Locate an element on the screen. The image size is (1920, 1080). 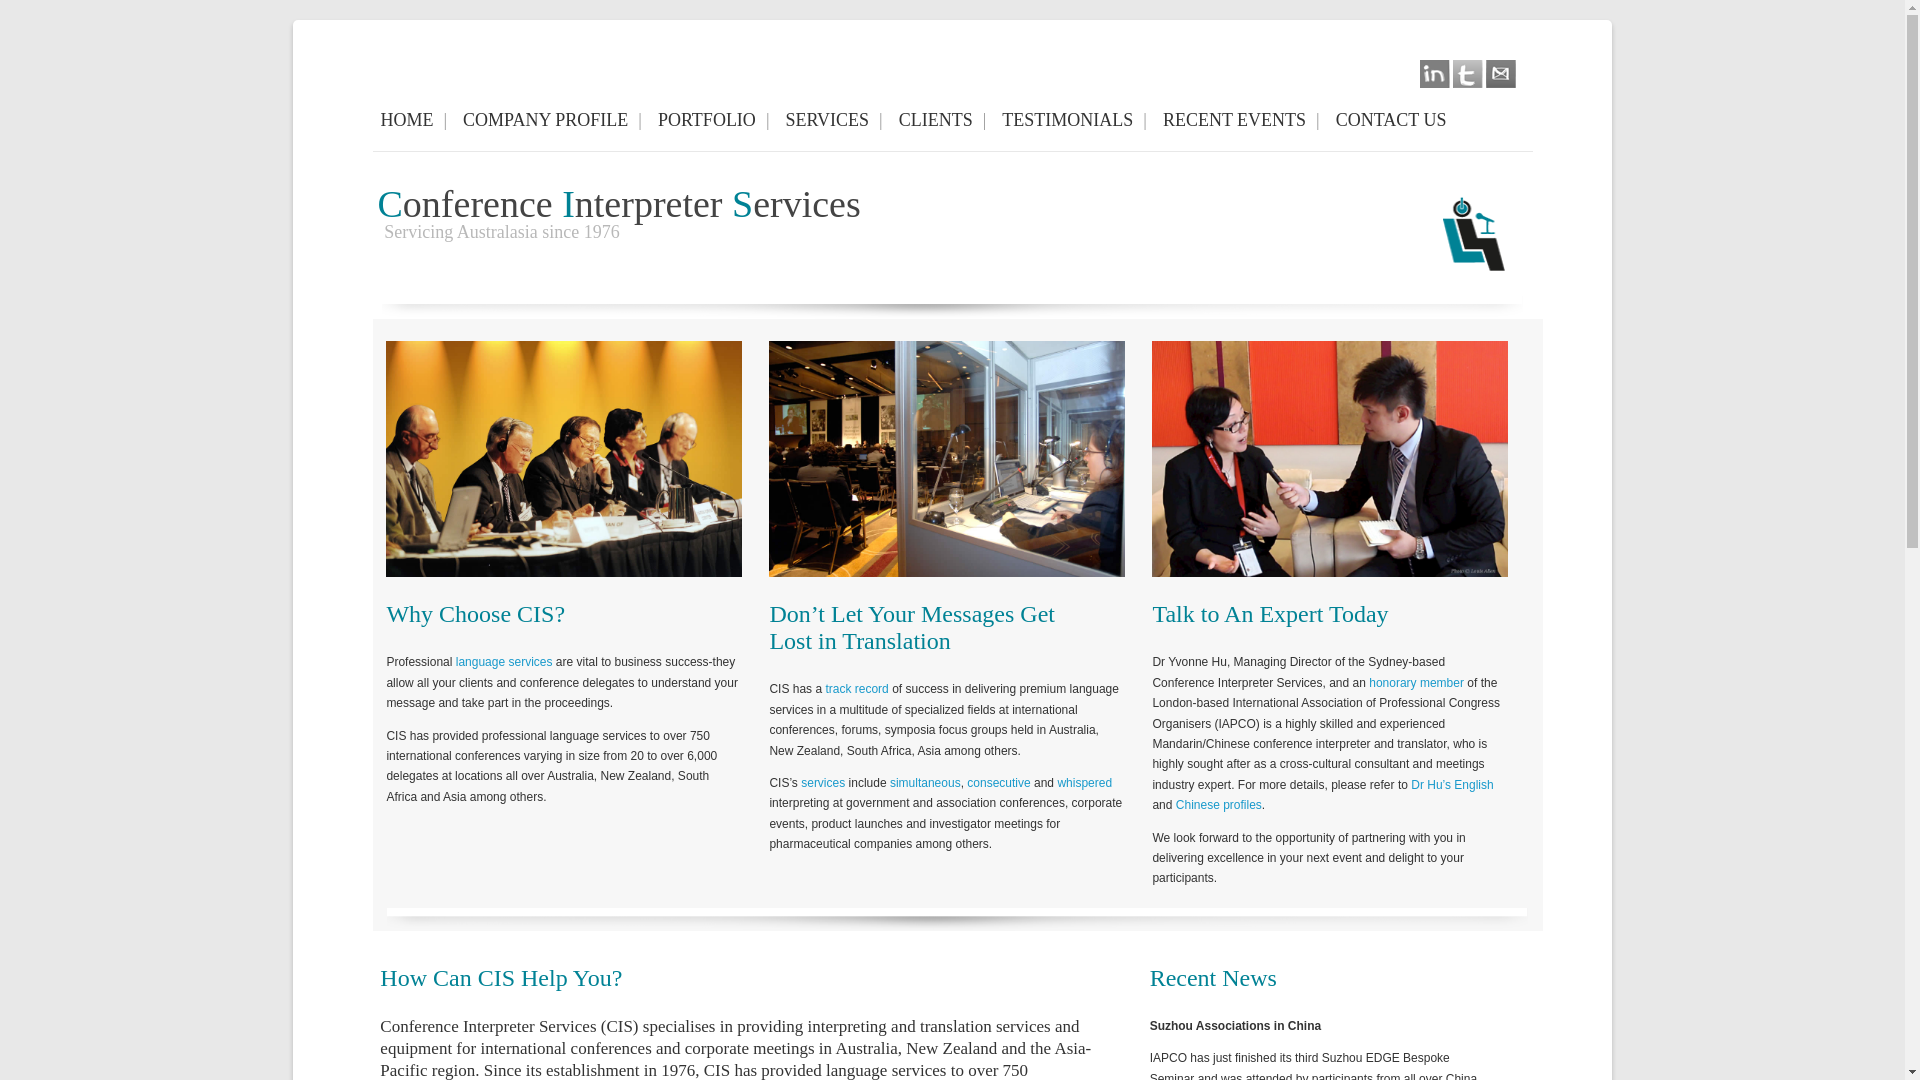
'HOME' is located at coordinates (372, 120).